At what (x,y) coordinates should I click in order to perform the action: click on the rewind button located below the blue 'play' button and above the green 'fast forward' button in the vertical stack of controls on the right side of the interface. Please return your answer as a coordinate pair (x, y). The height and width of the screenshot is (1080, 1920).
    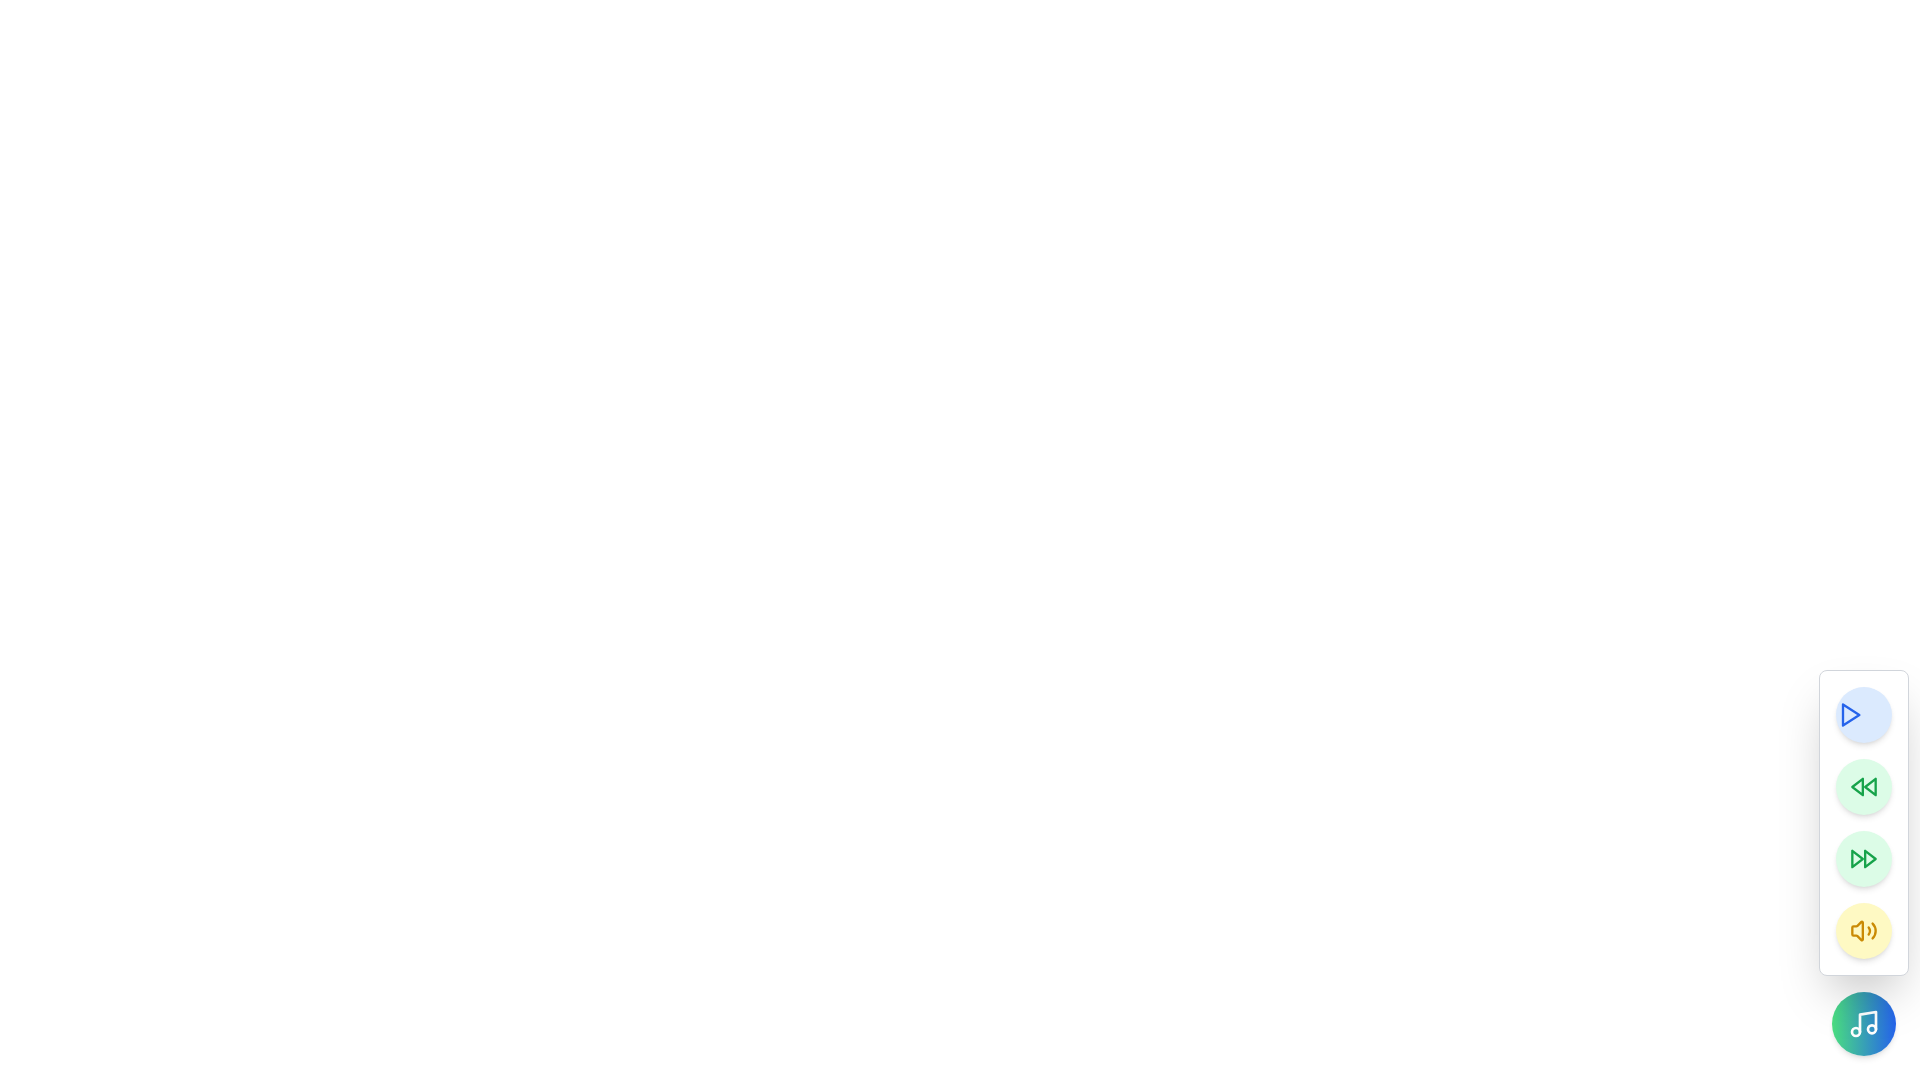
    Looking at the image, I should click on (1862, 785).